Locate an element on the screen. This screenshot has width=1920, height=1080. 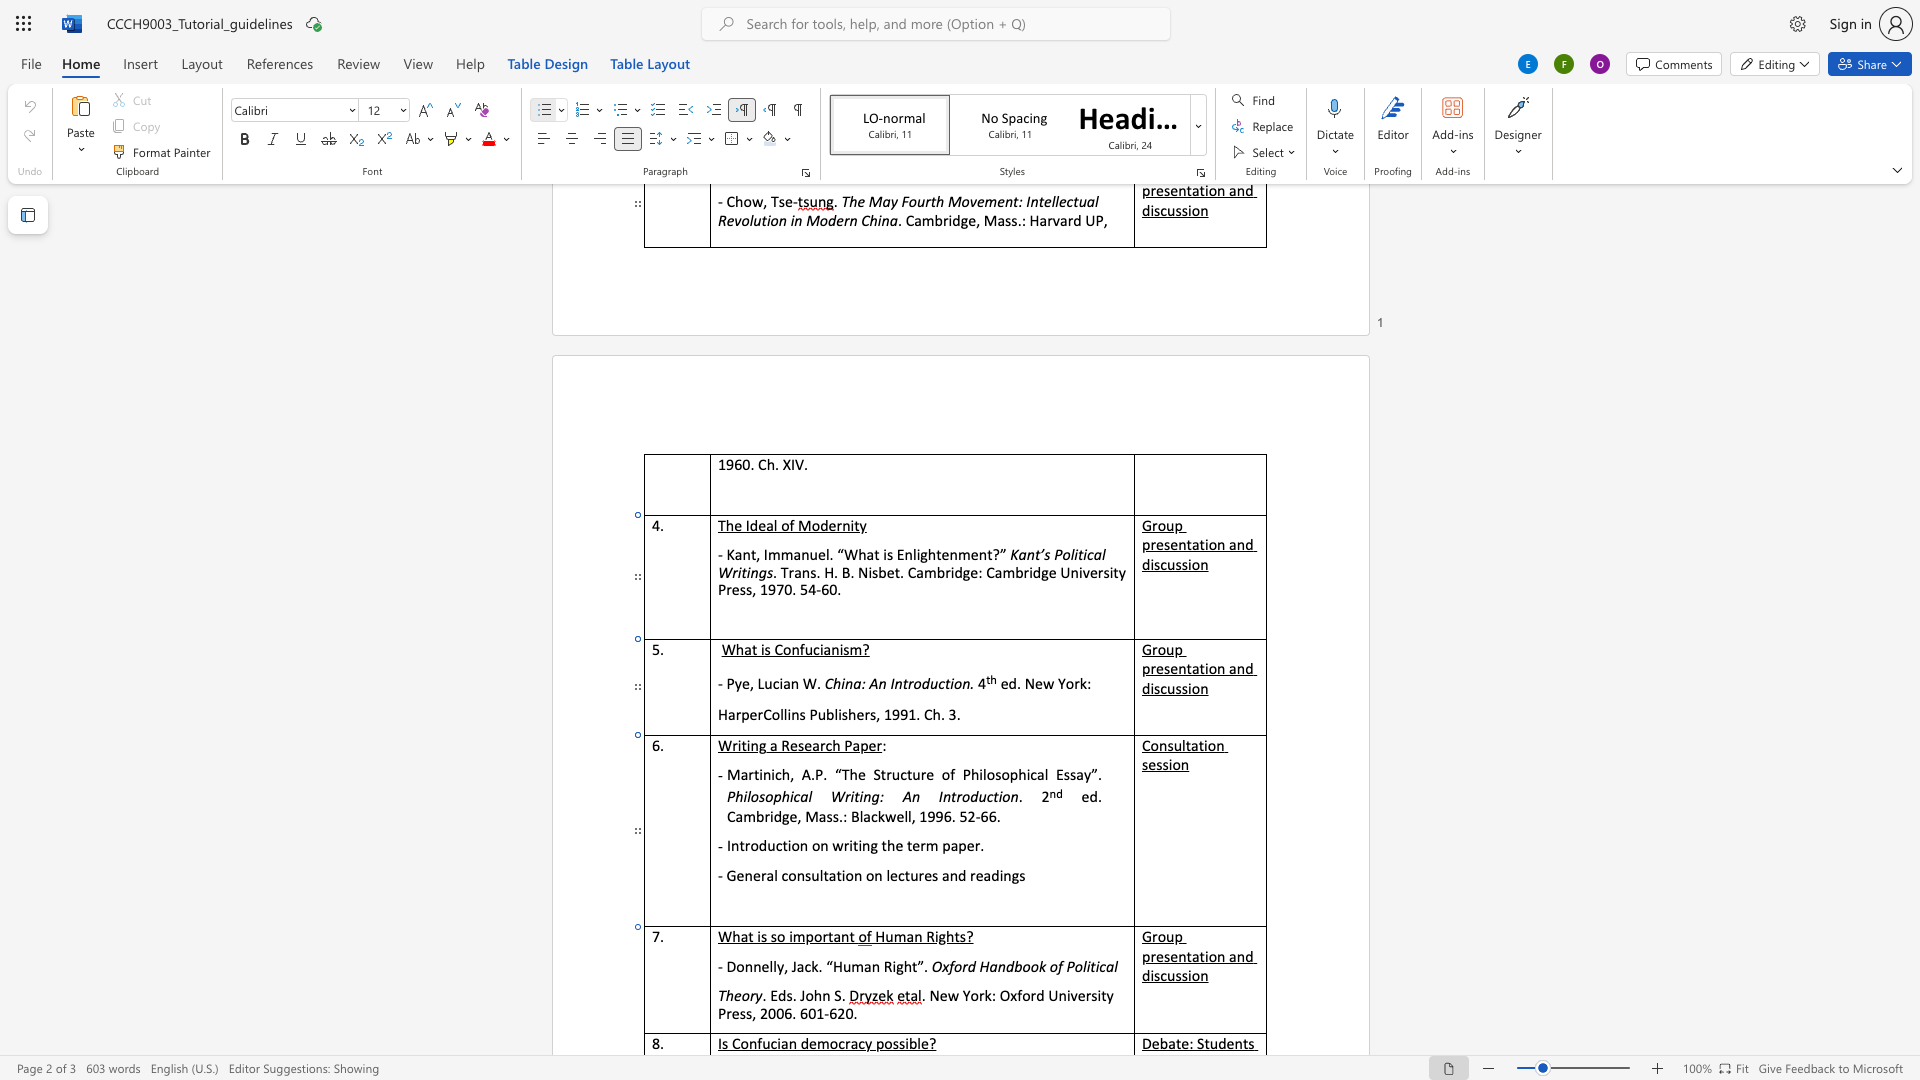
the space between the continuous character "i" and "n" in the text is located at coordinates (1004, 874).